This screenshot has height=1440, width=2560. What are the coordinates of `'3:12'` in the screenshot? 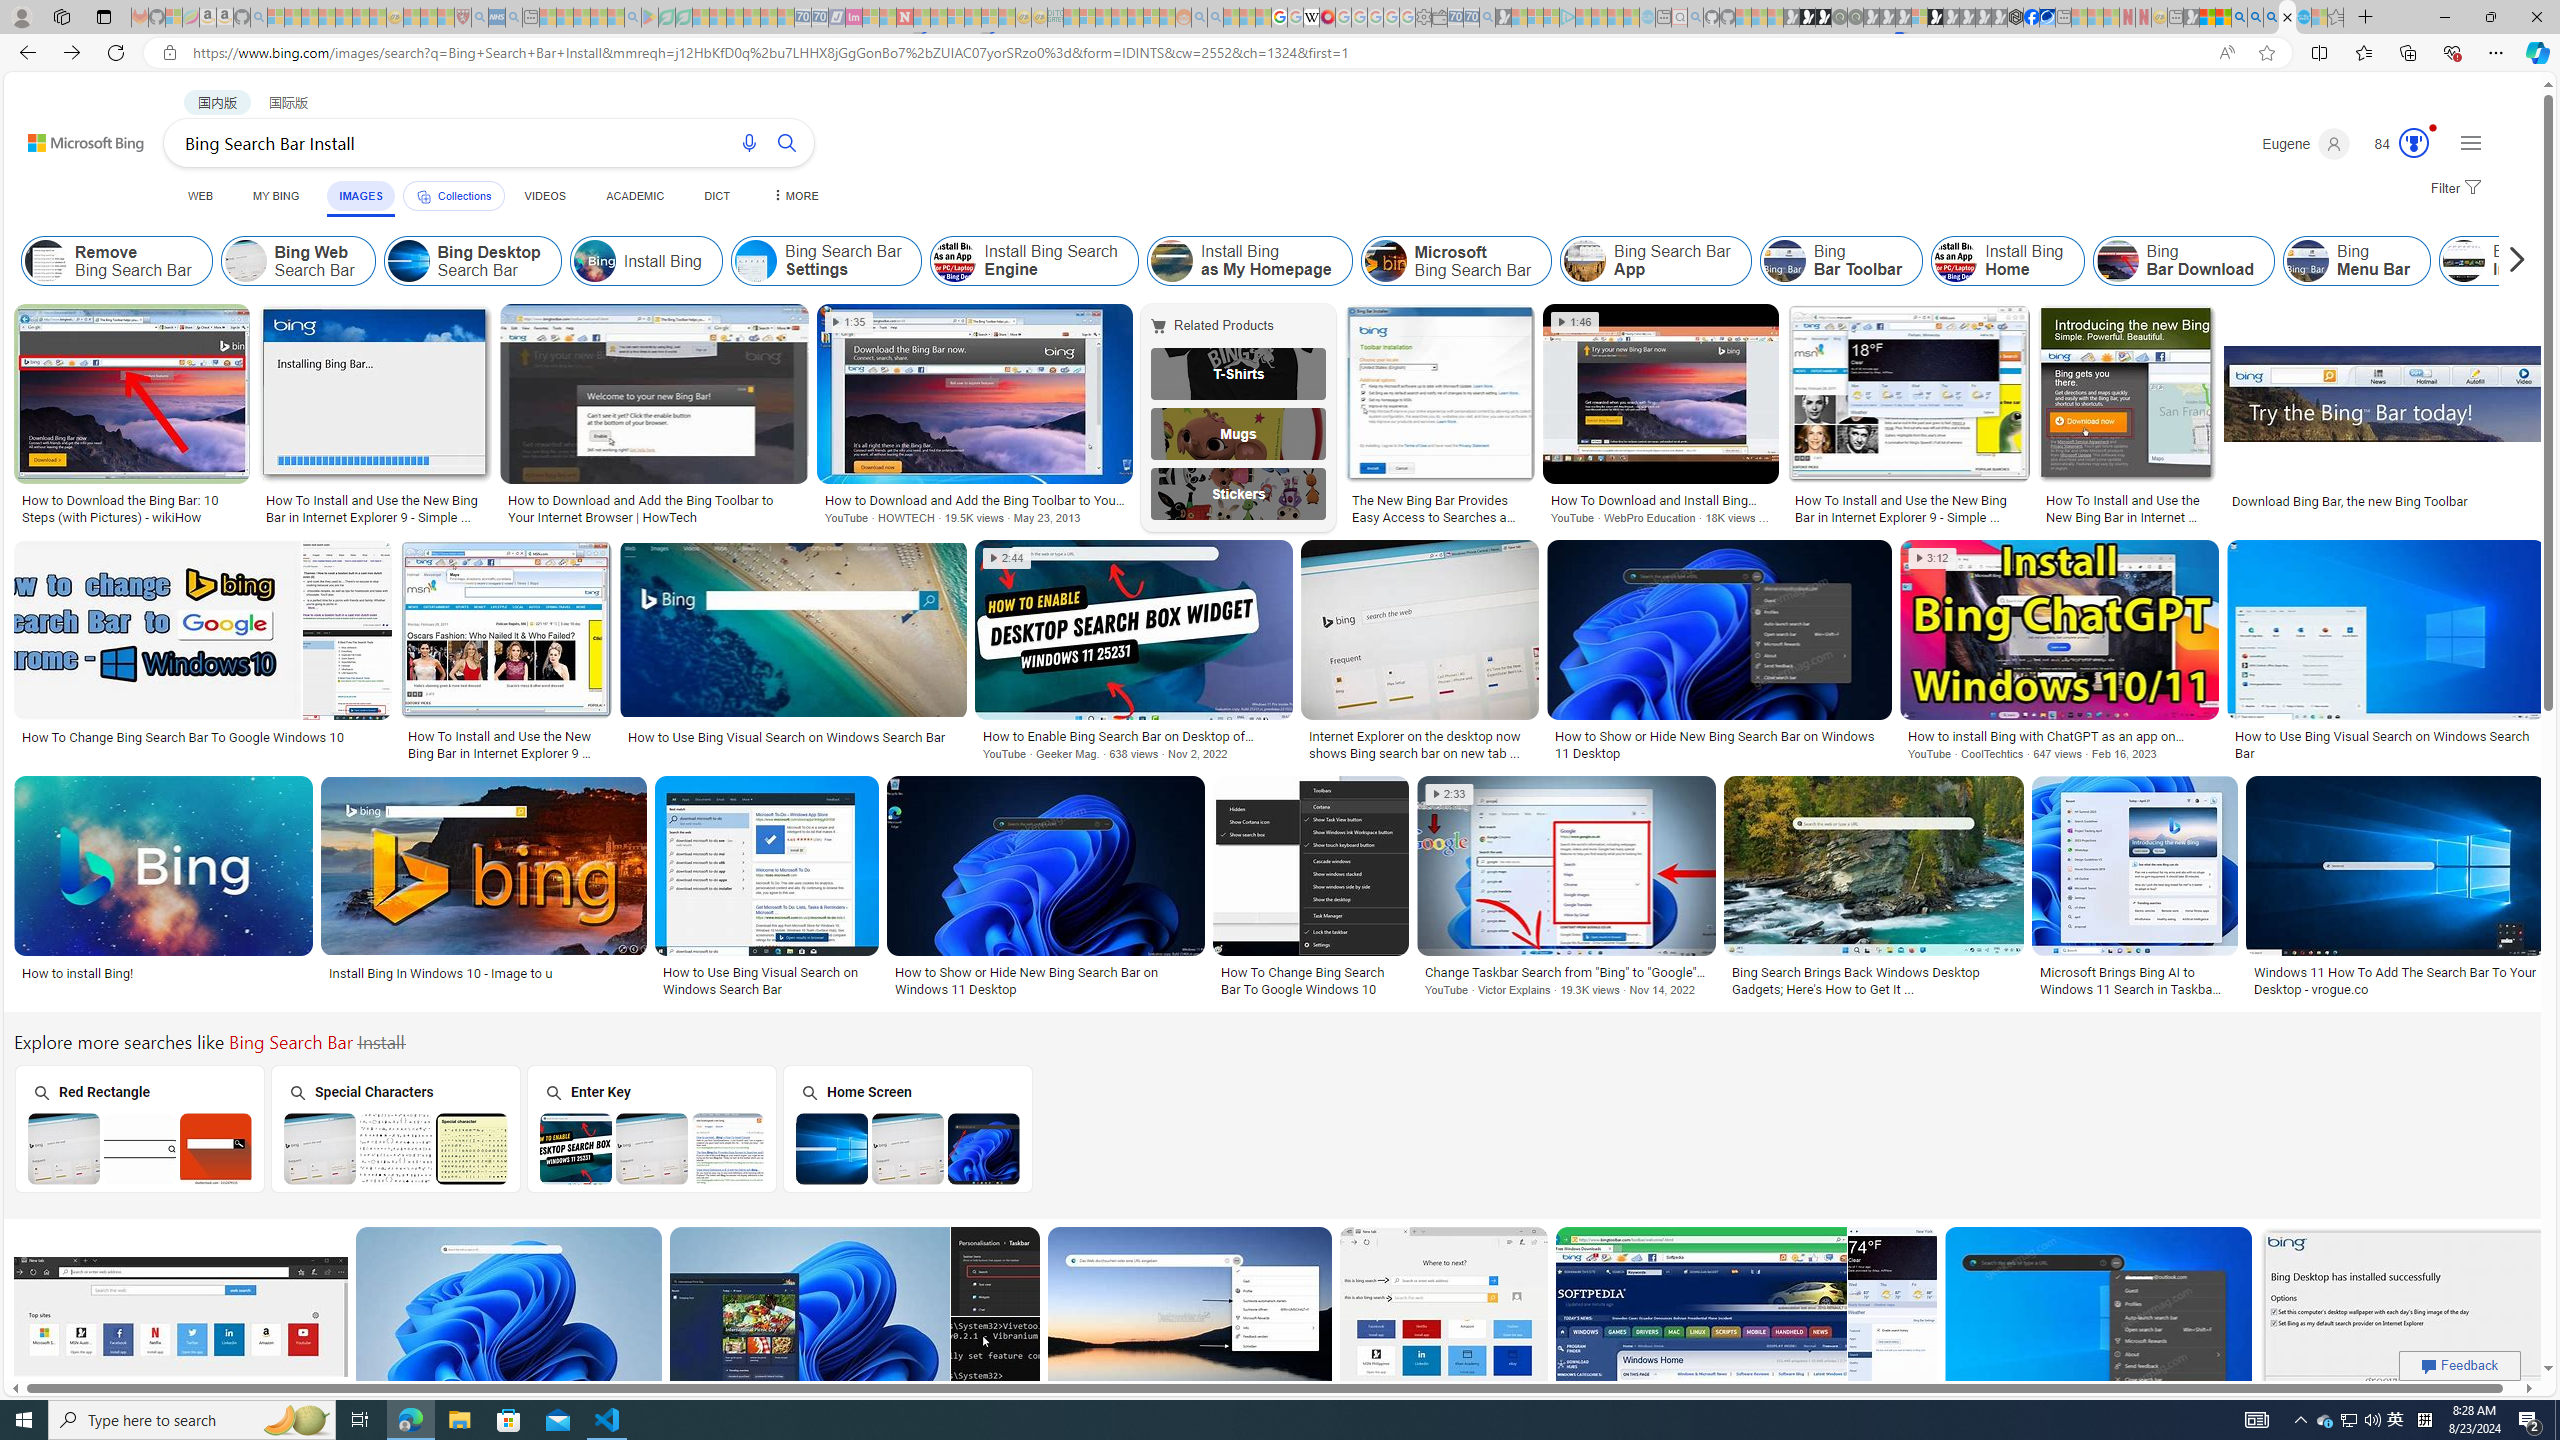 It's located at (1931, 558).